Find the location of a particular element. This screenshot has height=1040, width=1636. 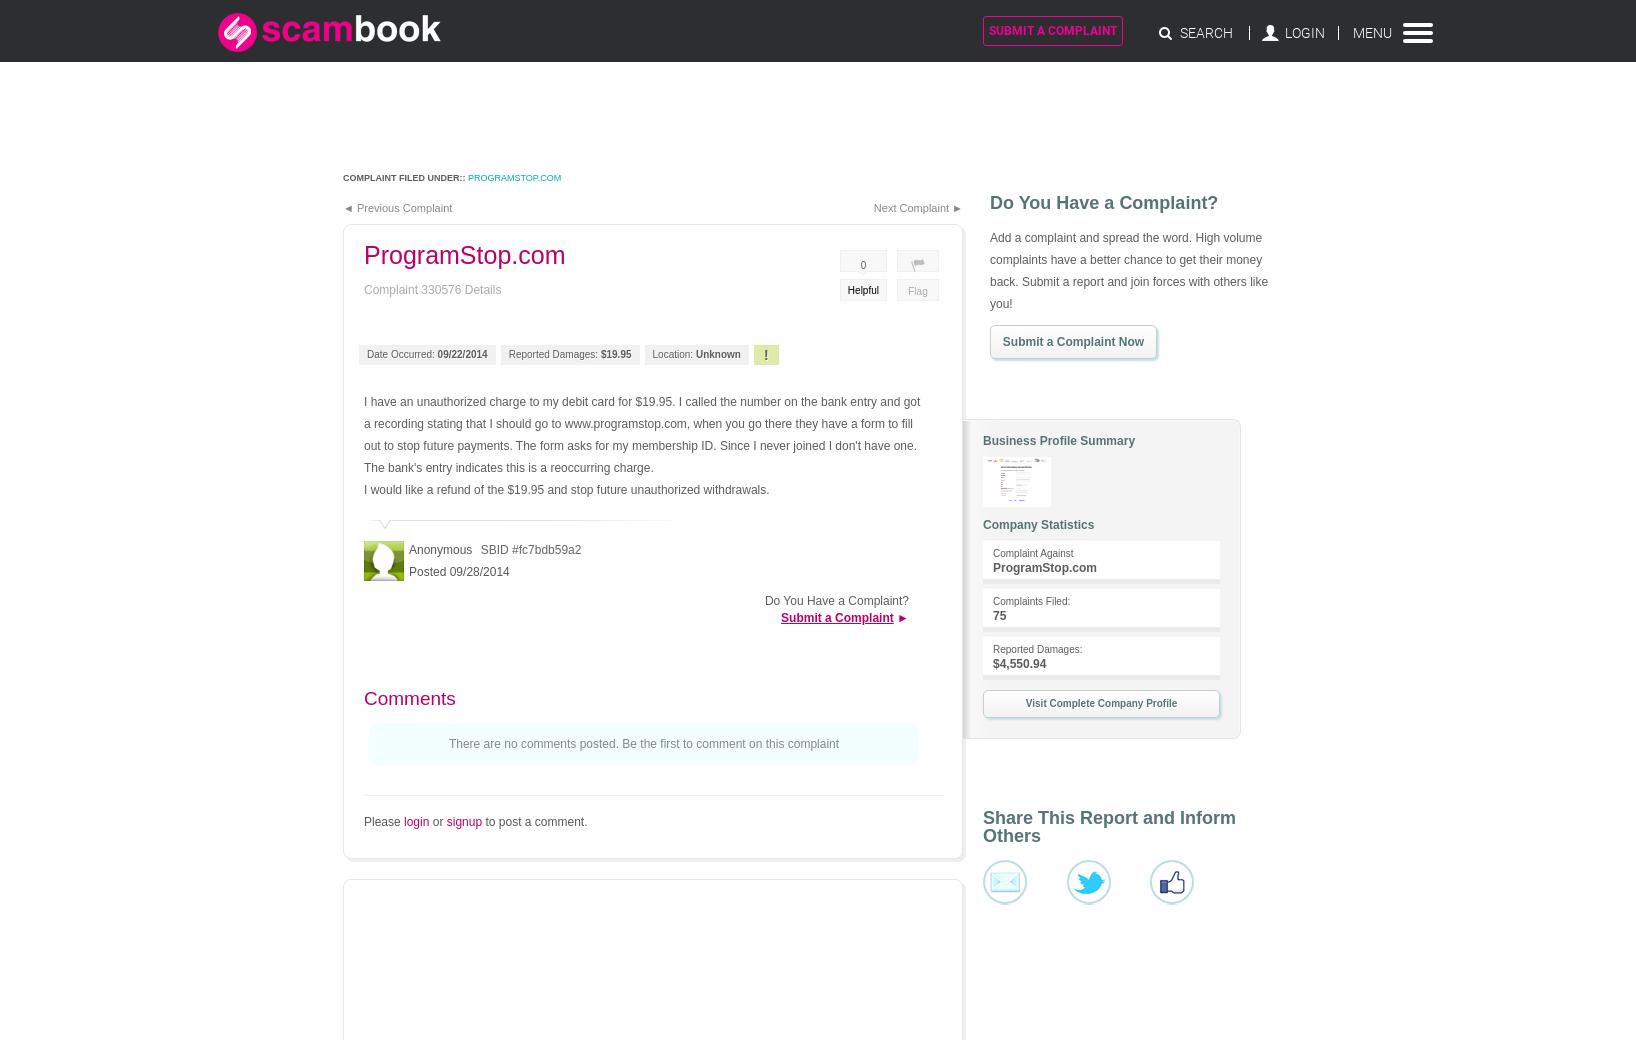

'Helpful' is located at coordinates (861, 289).